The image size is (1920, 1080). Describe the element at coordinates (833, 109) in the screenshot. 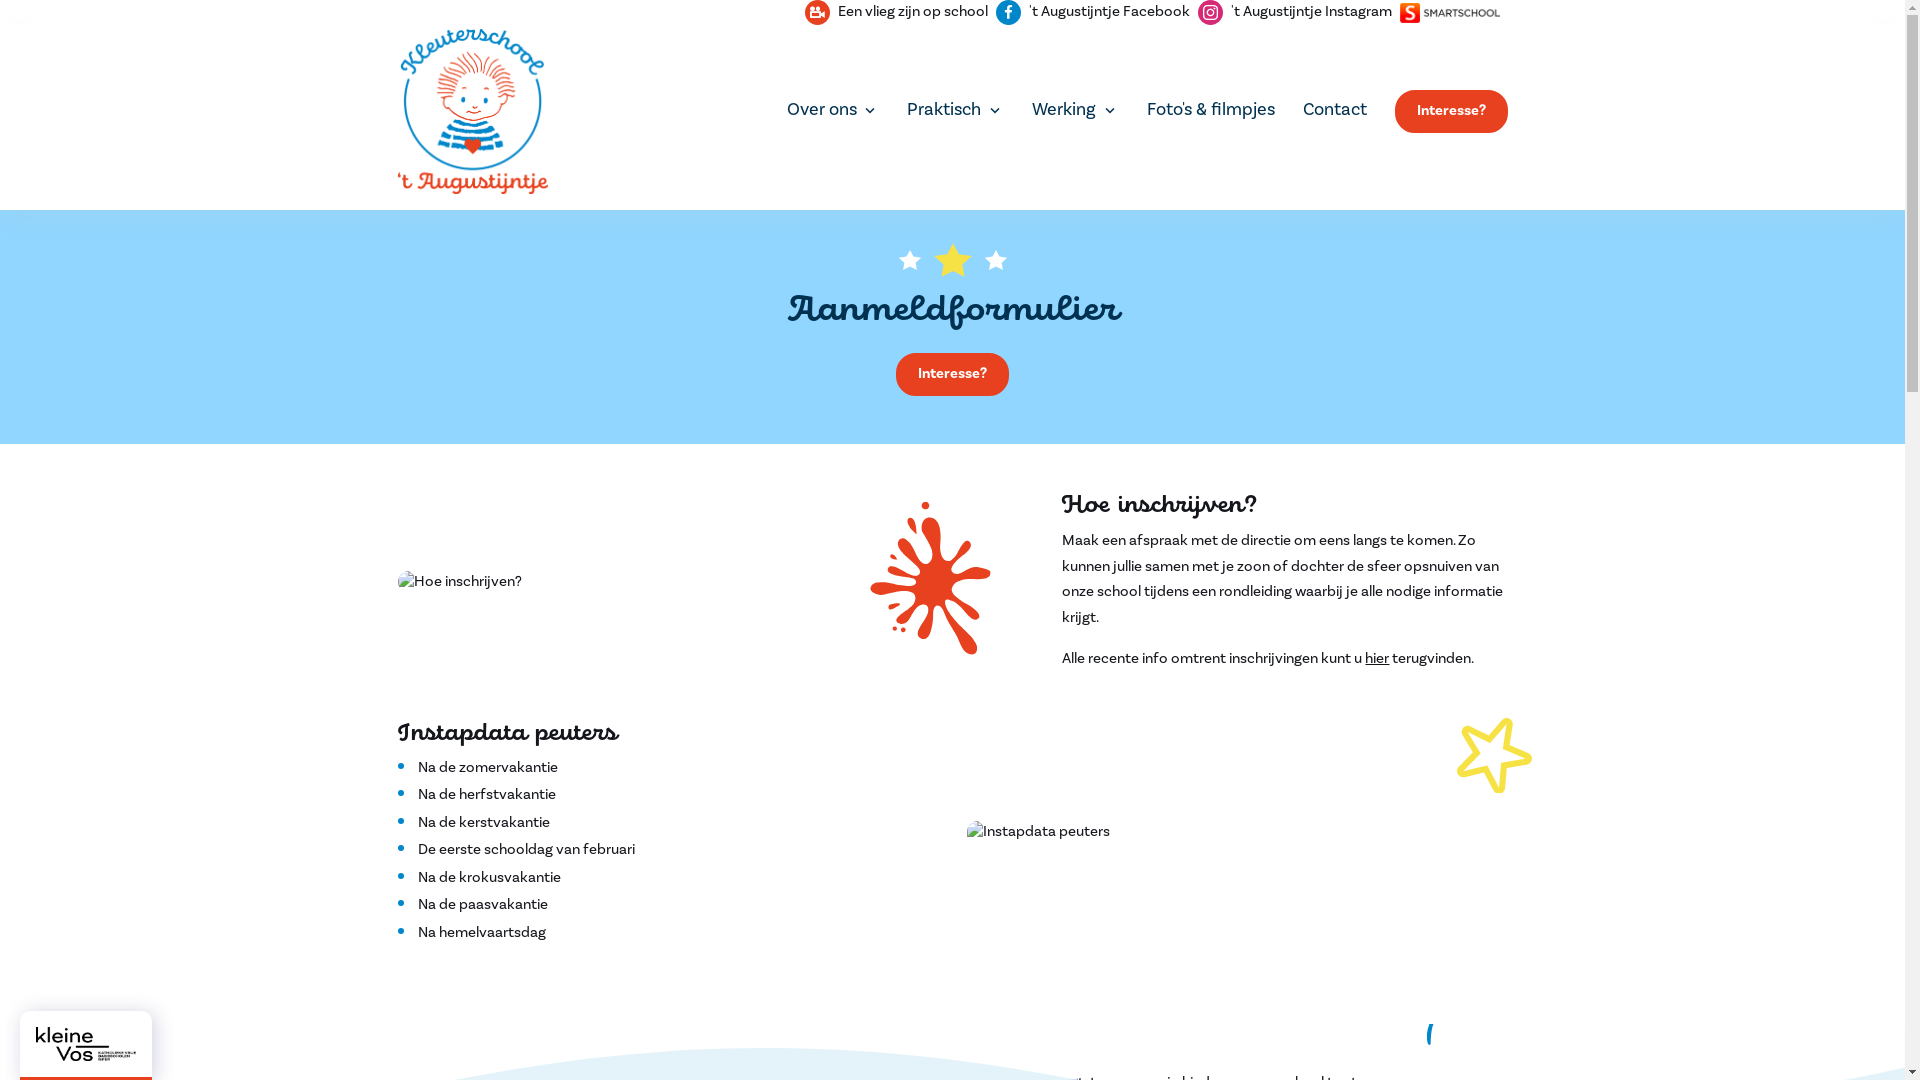

I see `'Over ons'` at that location.